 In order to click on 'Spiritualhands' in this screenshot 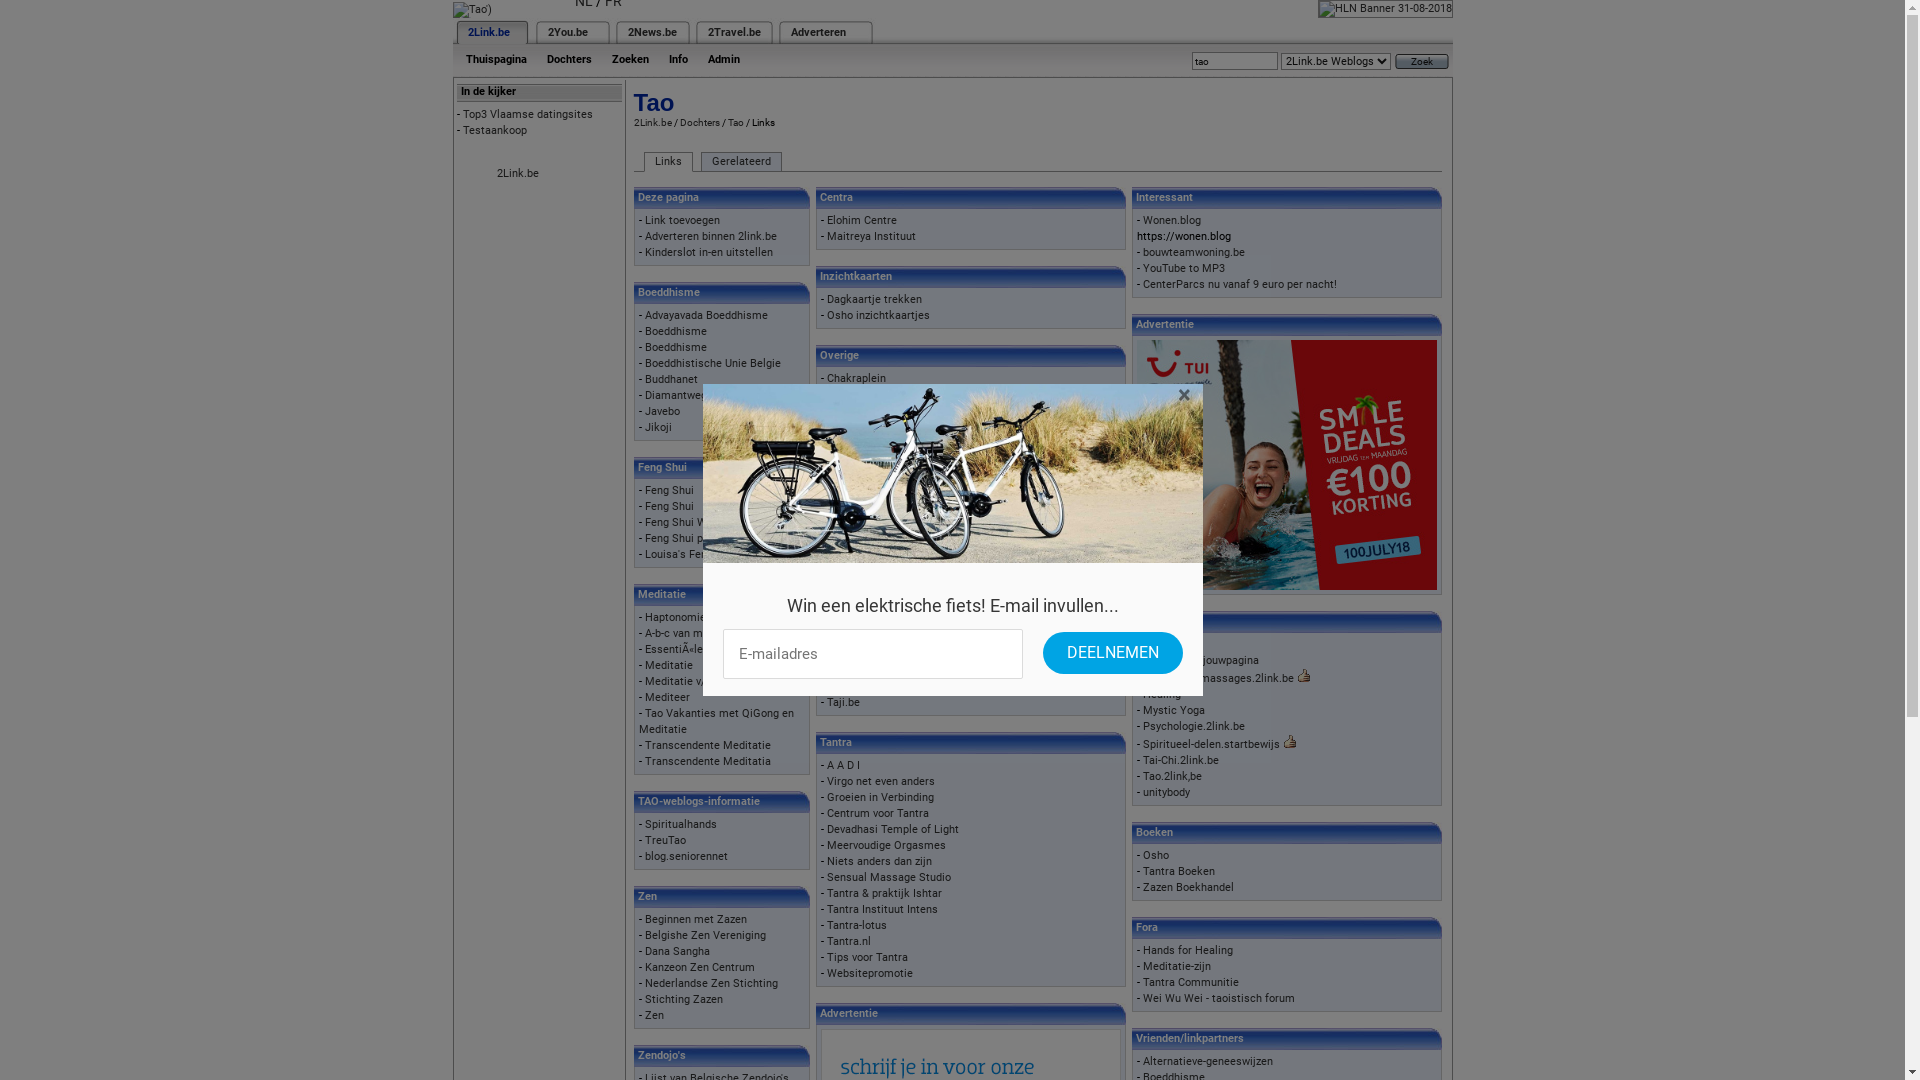, I will do `click(680, 824)`.